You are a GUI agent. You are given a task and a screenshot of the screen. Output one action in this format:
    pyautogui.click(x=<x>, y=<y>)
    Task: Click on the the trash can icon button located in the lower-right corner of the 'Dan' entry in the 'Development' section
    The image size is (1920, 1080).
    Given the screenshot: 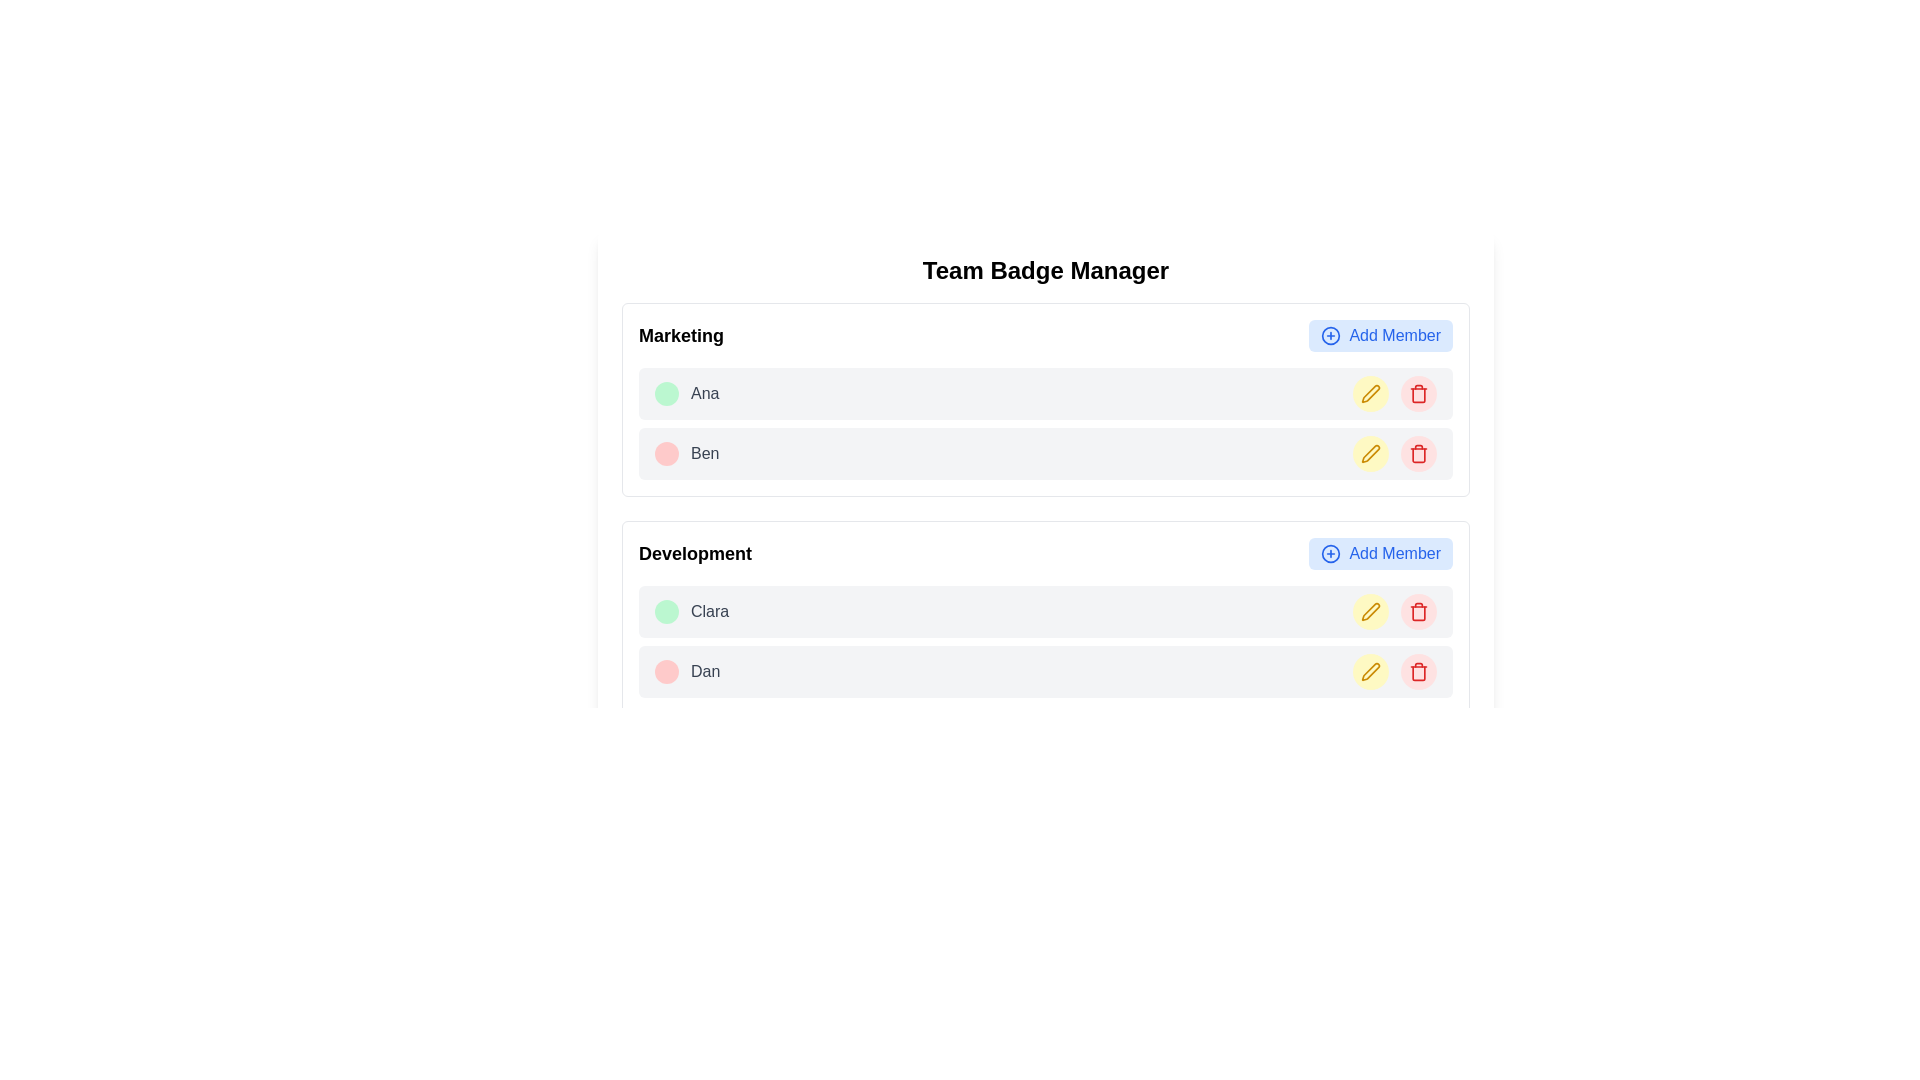 What is the action you would take?
    pyautogui.click(x=1418, y=671)
    